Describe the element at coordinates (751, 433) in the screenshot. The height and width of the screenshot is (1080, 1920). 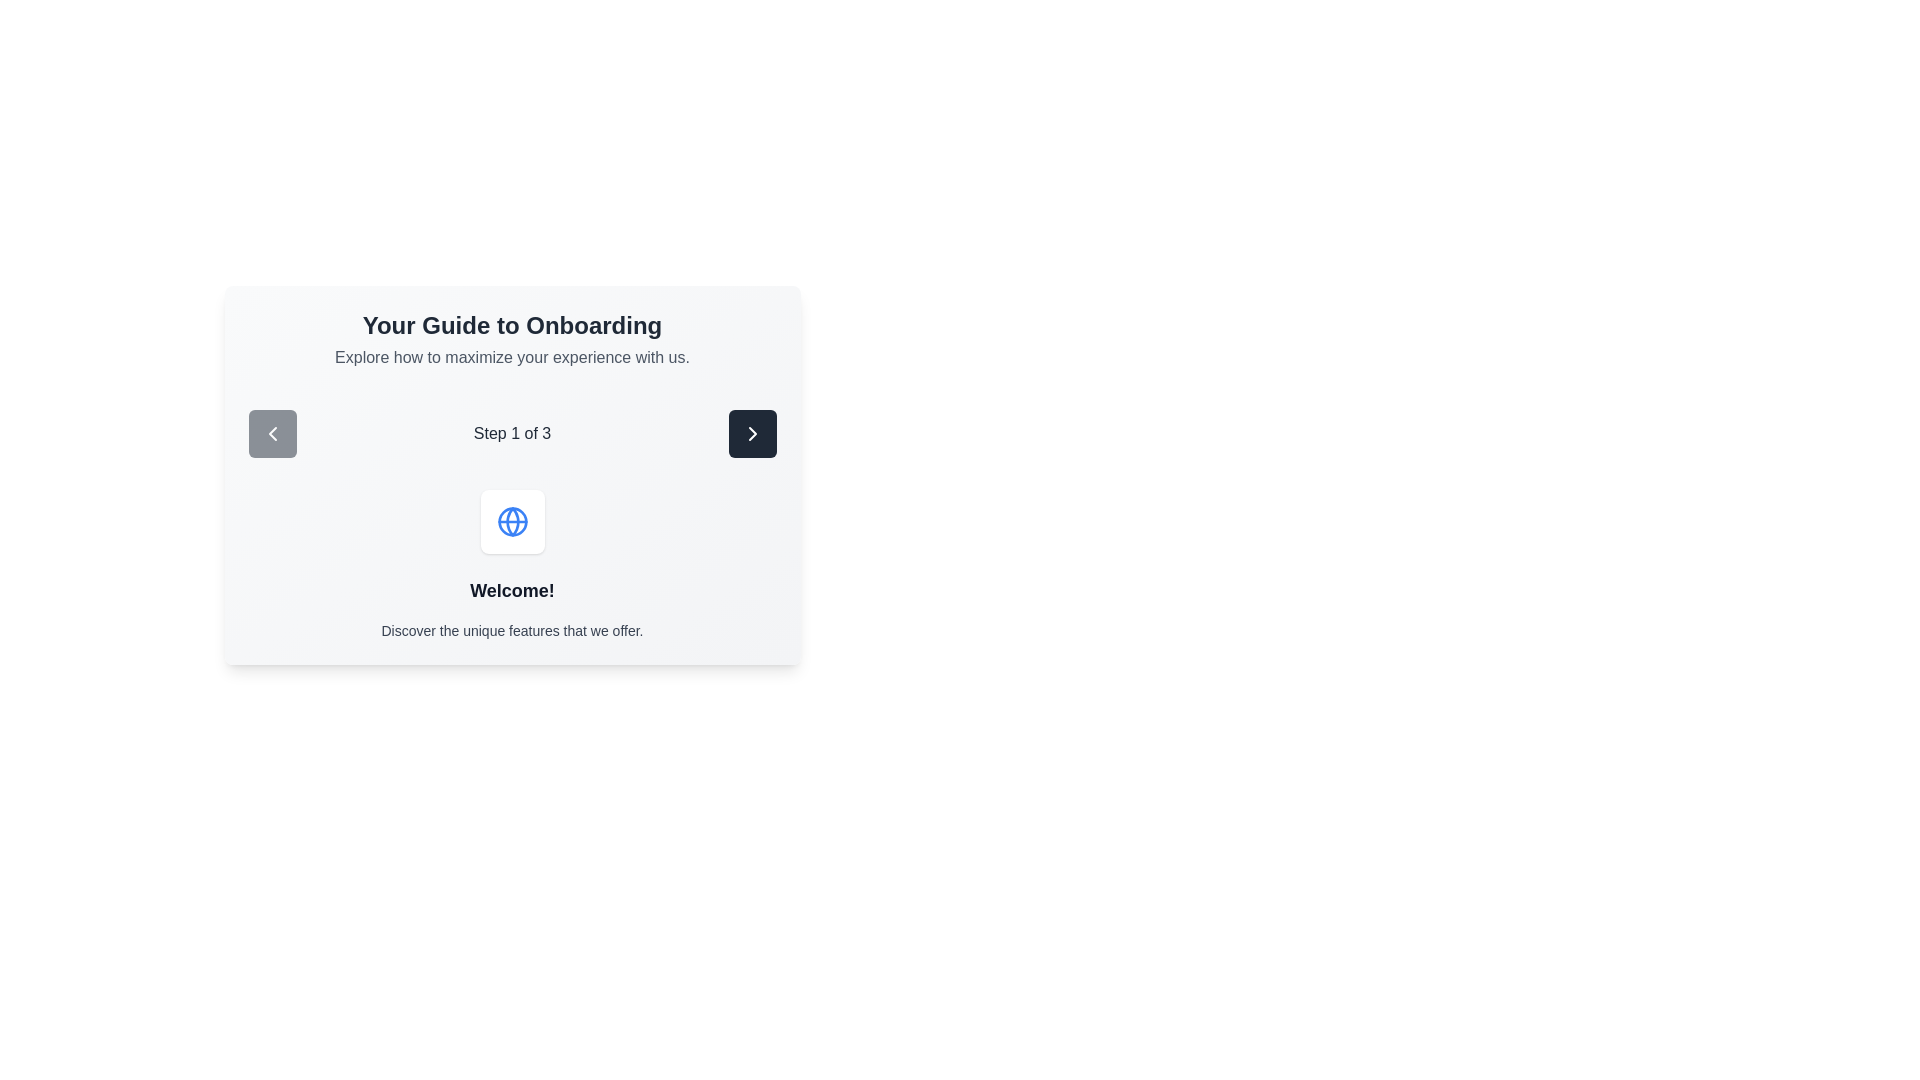
I see `the circular button containing the right-chevron SVG icon for a visual response` at that location.